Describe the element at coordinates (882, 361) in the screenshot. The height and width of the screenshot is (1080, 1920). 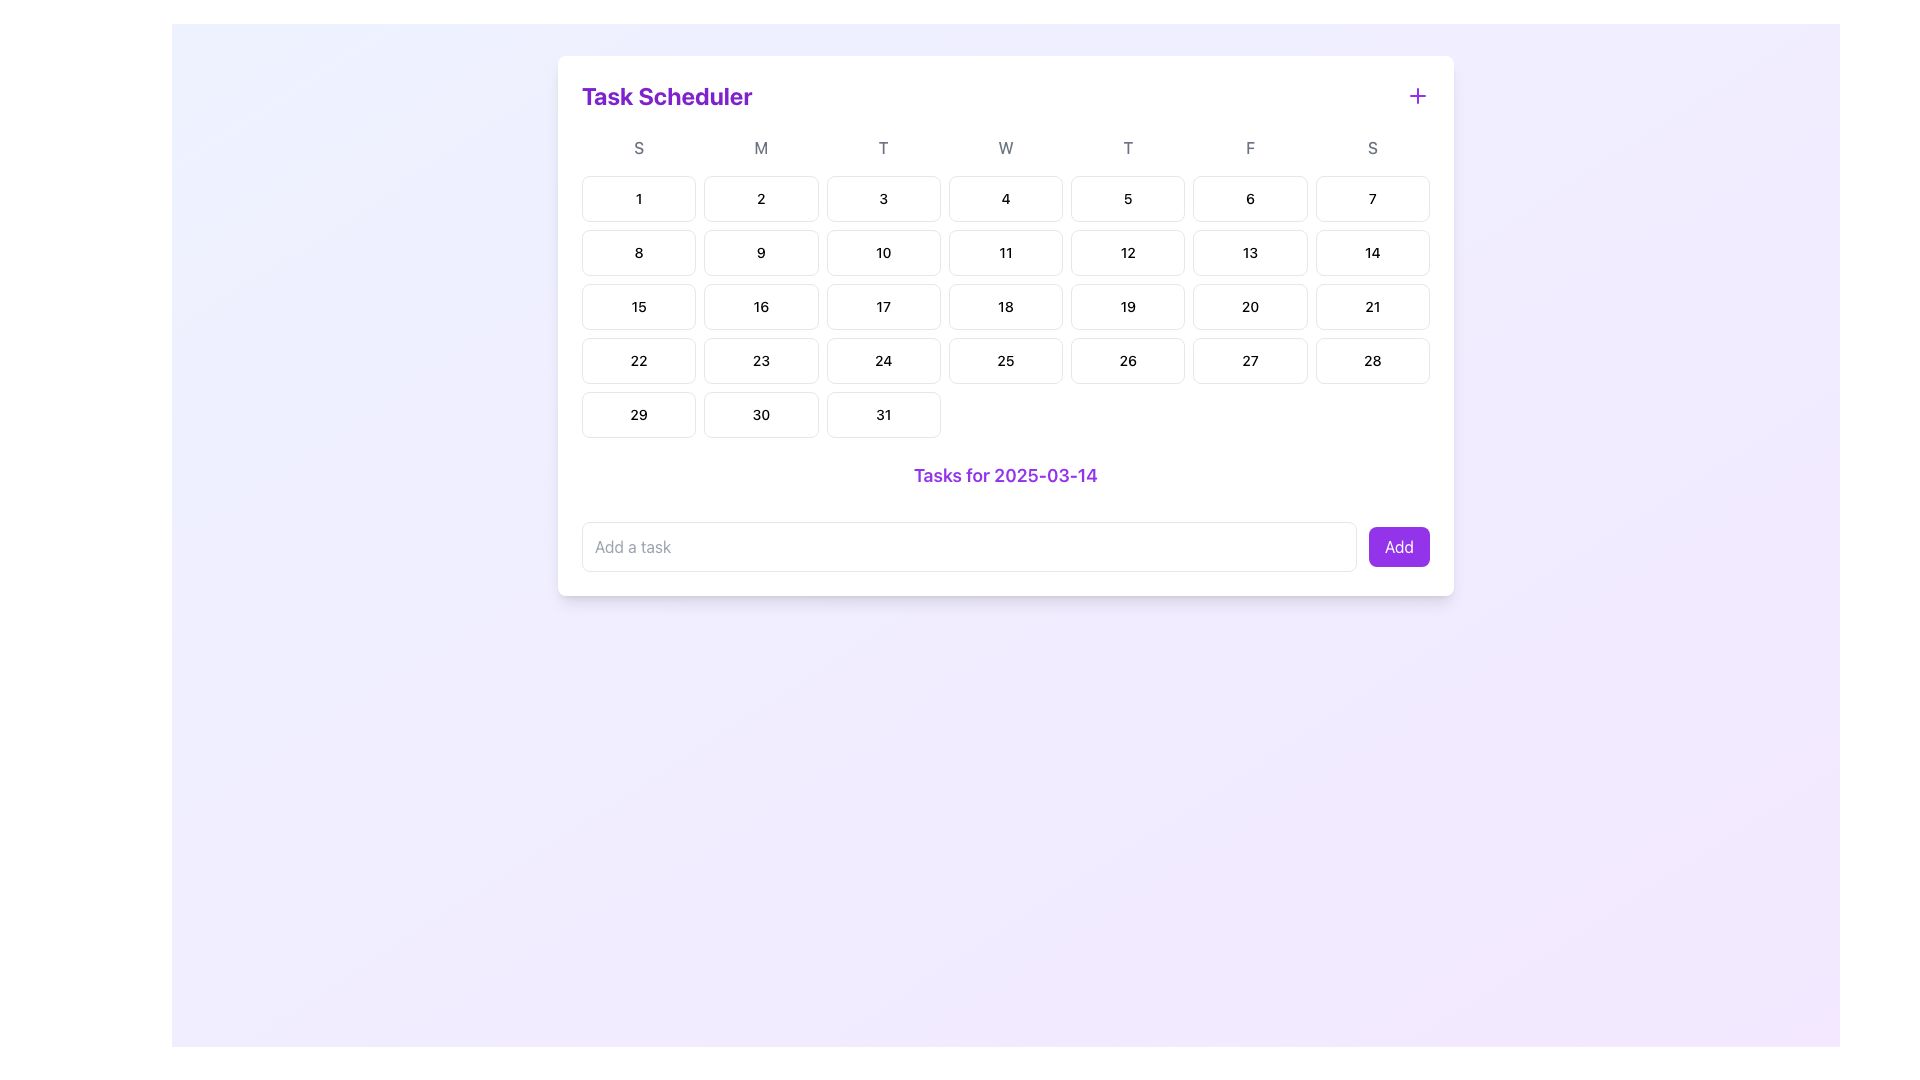
I see `the button labeled '24' in the fourth column of the lower row in the calendar grid` at that location.